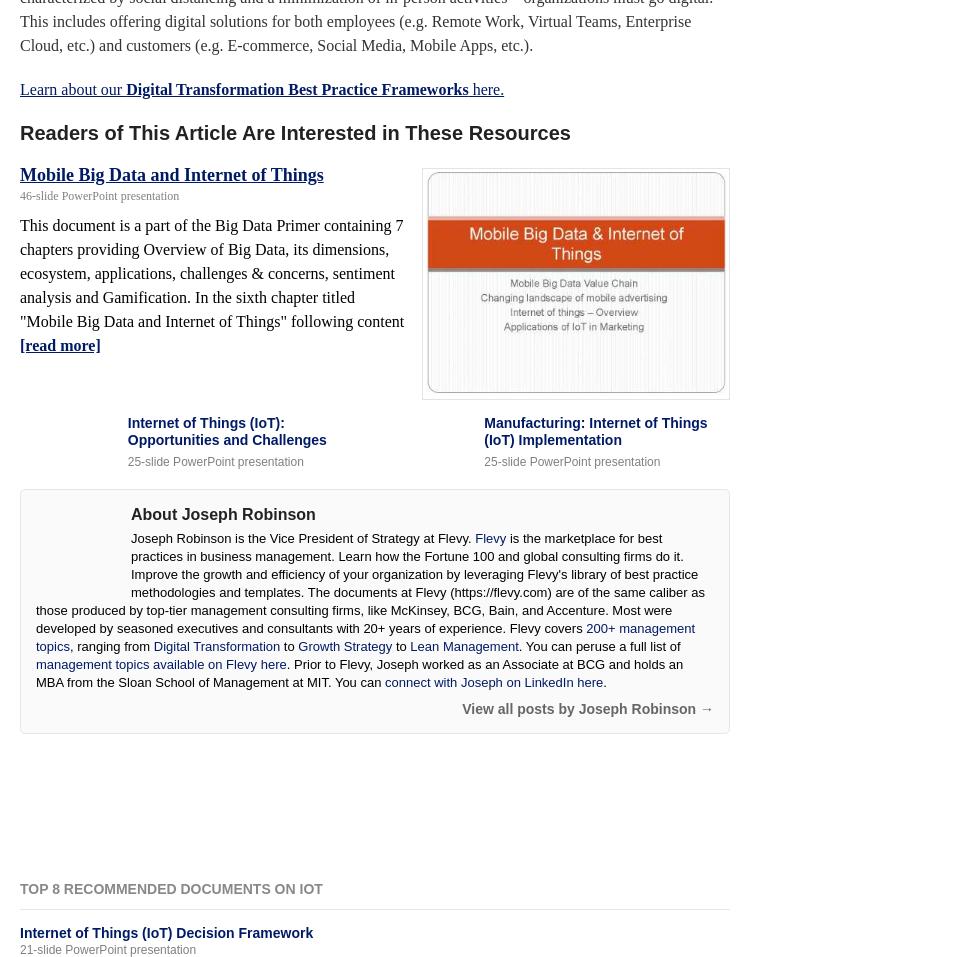 The width and height of the screenshot is (980, 957). I want to click on 'connect with Joseph on LinkedIn here', so click(494, 682).